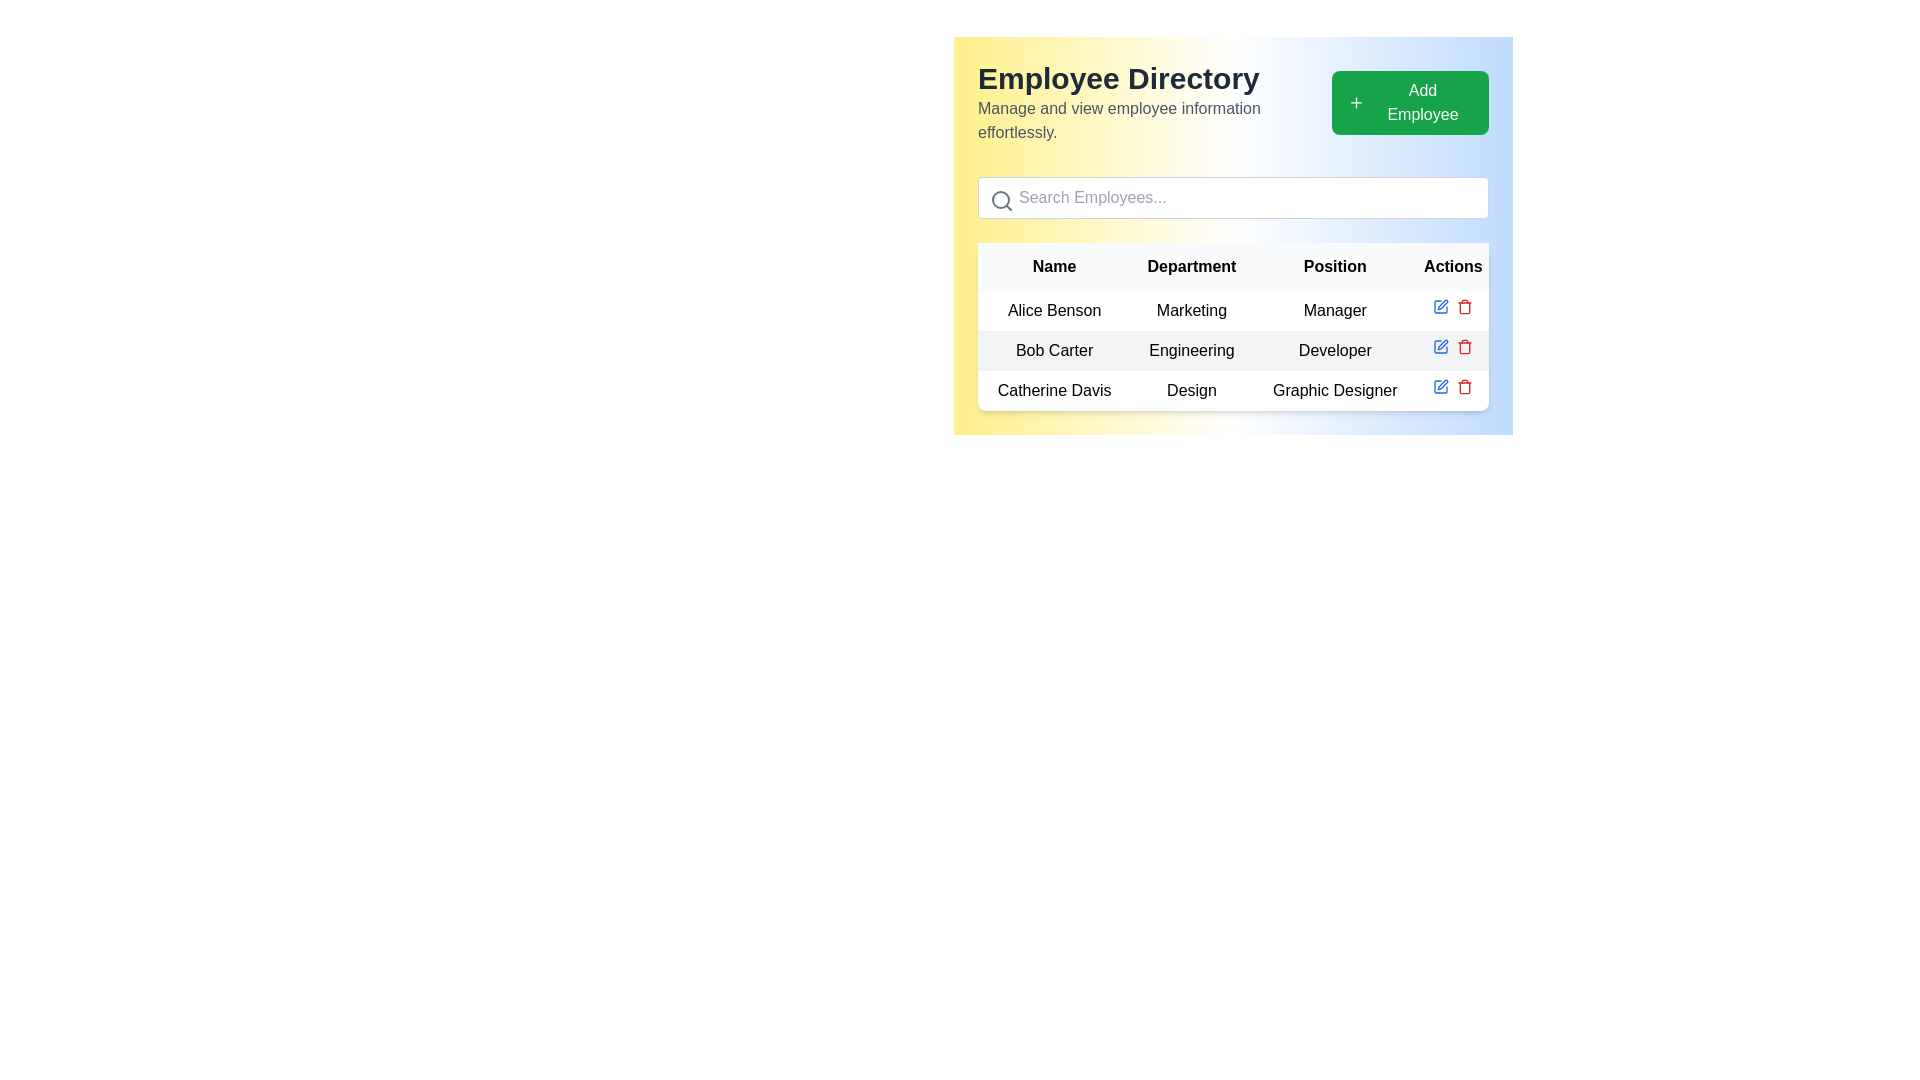 The height and width of the screenshot is (1080, 1920). Describe the element at coordinates (1356, 103) in the screenshot. I see `the addition icon located on the left side of the 'Add Employee' button at the top right section of the interface` at that location.